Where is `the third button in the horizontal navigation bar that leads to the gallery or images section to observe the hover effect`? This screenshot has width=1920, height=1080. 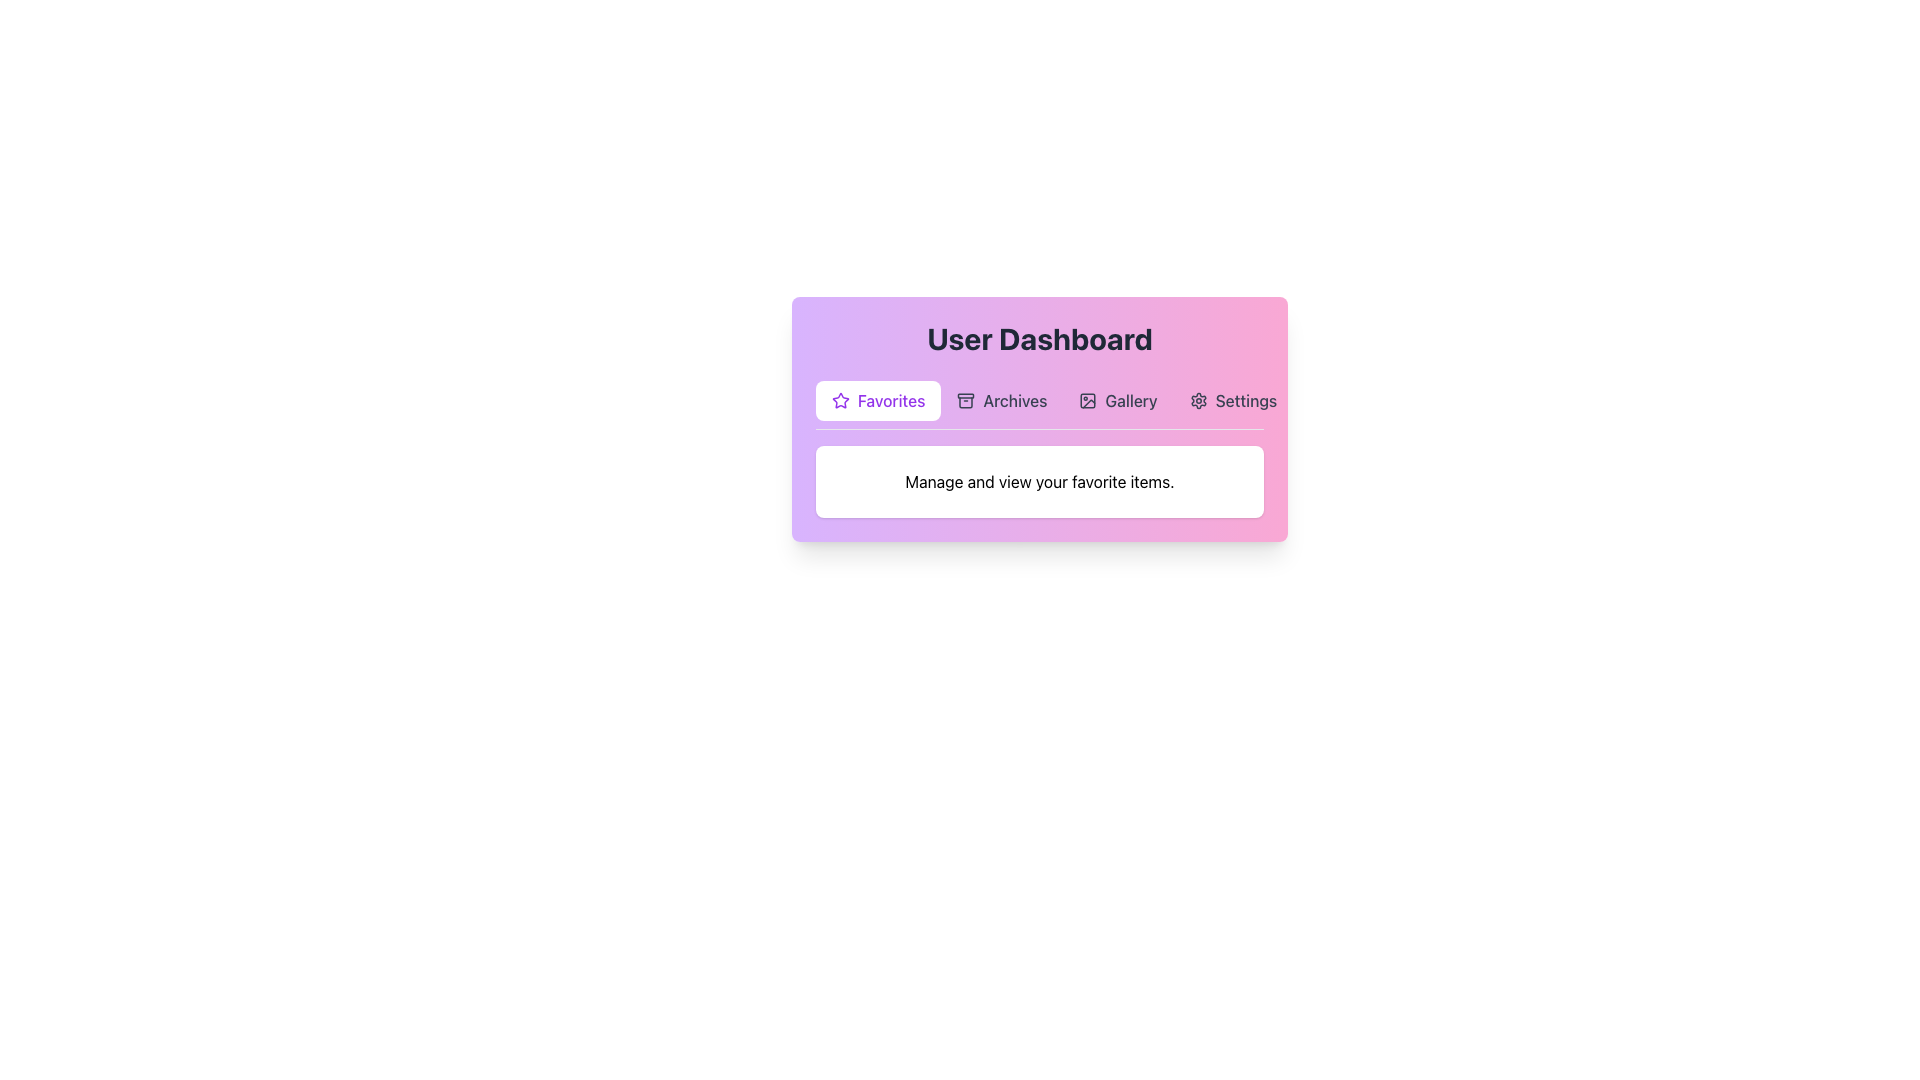 the third button in the horizontal navigation bar that leads to the gallery or images section to observe the hover effect is located at coordinates (1117, 401).